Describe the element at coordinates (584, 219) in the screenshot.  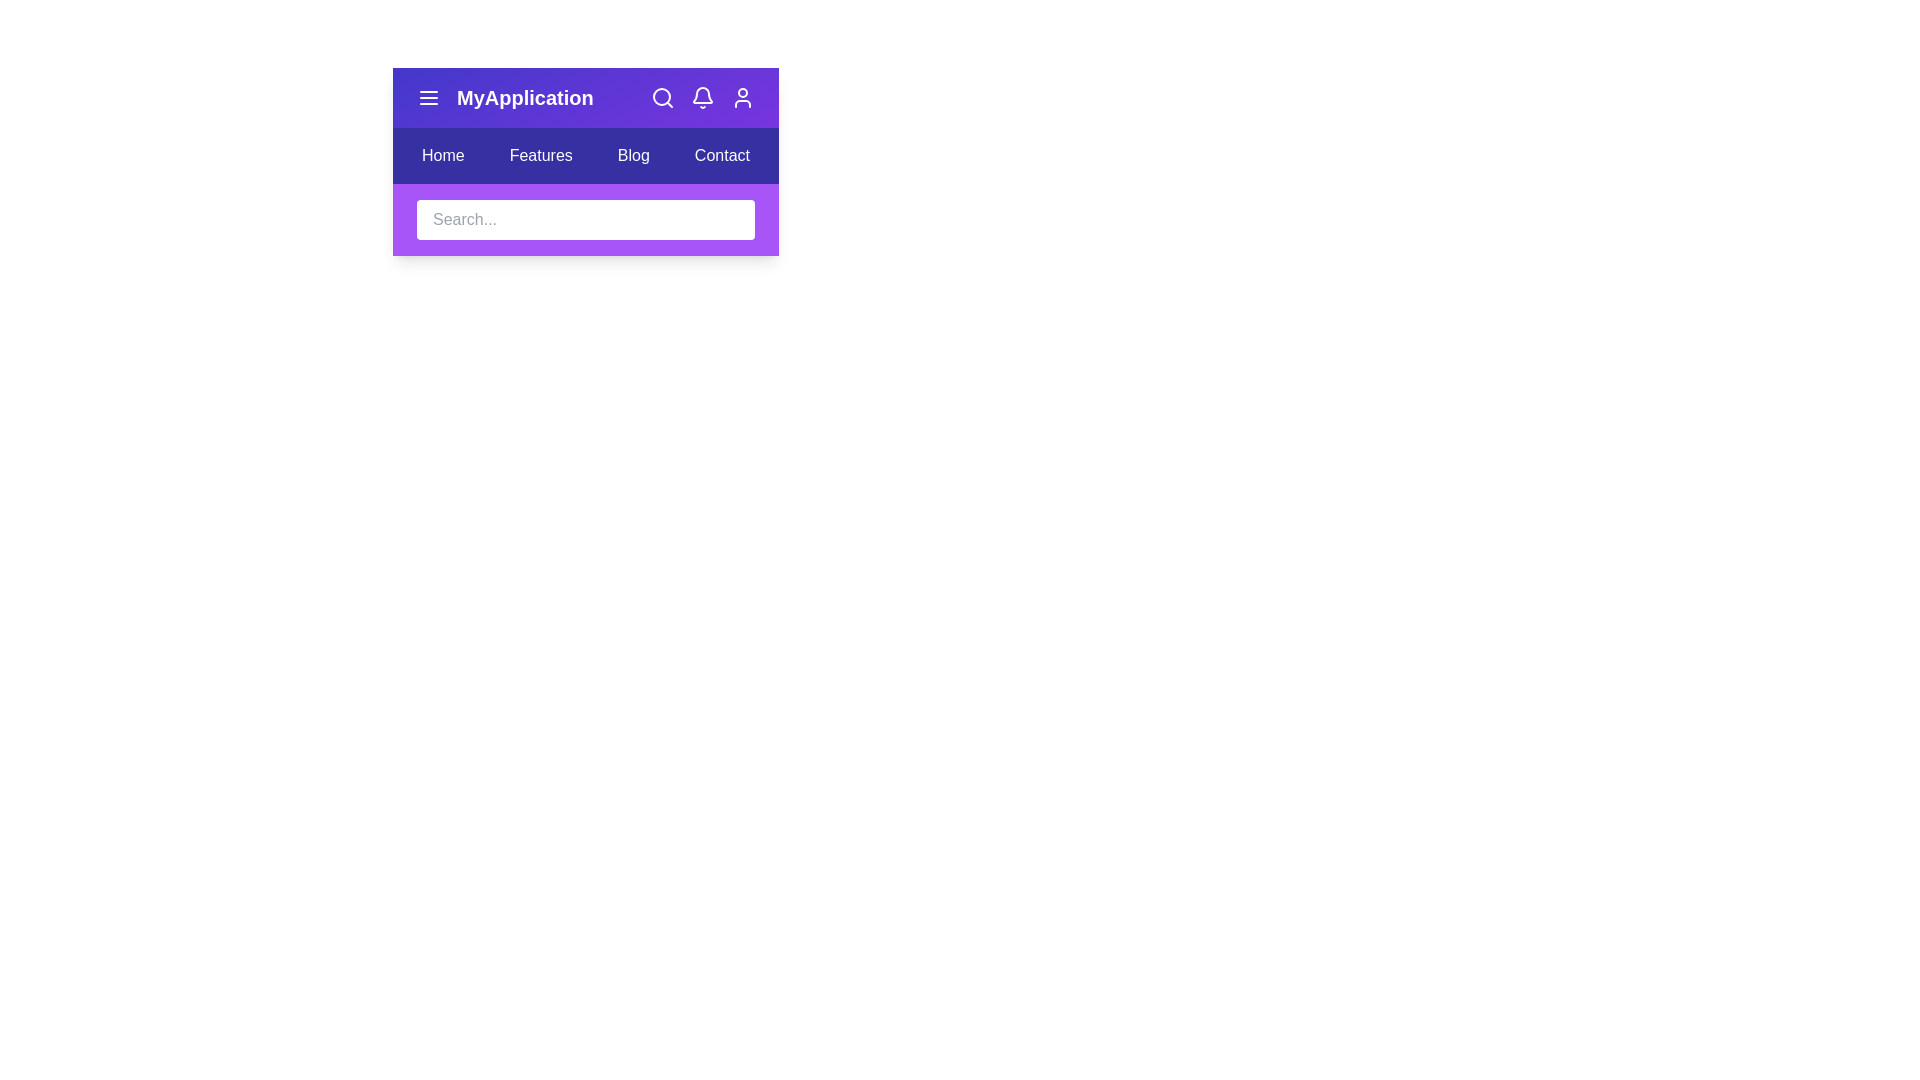
I see `the search bar and type the desired text` at that location.